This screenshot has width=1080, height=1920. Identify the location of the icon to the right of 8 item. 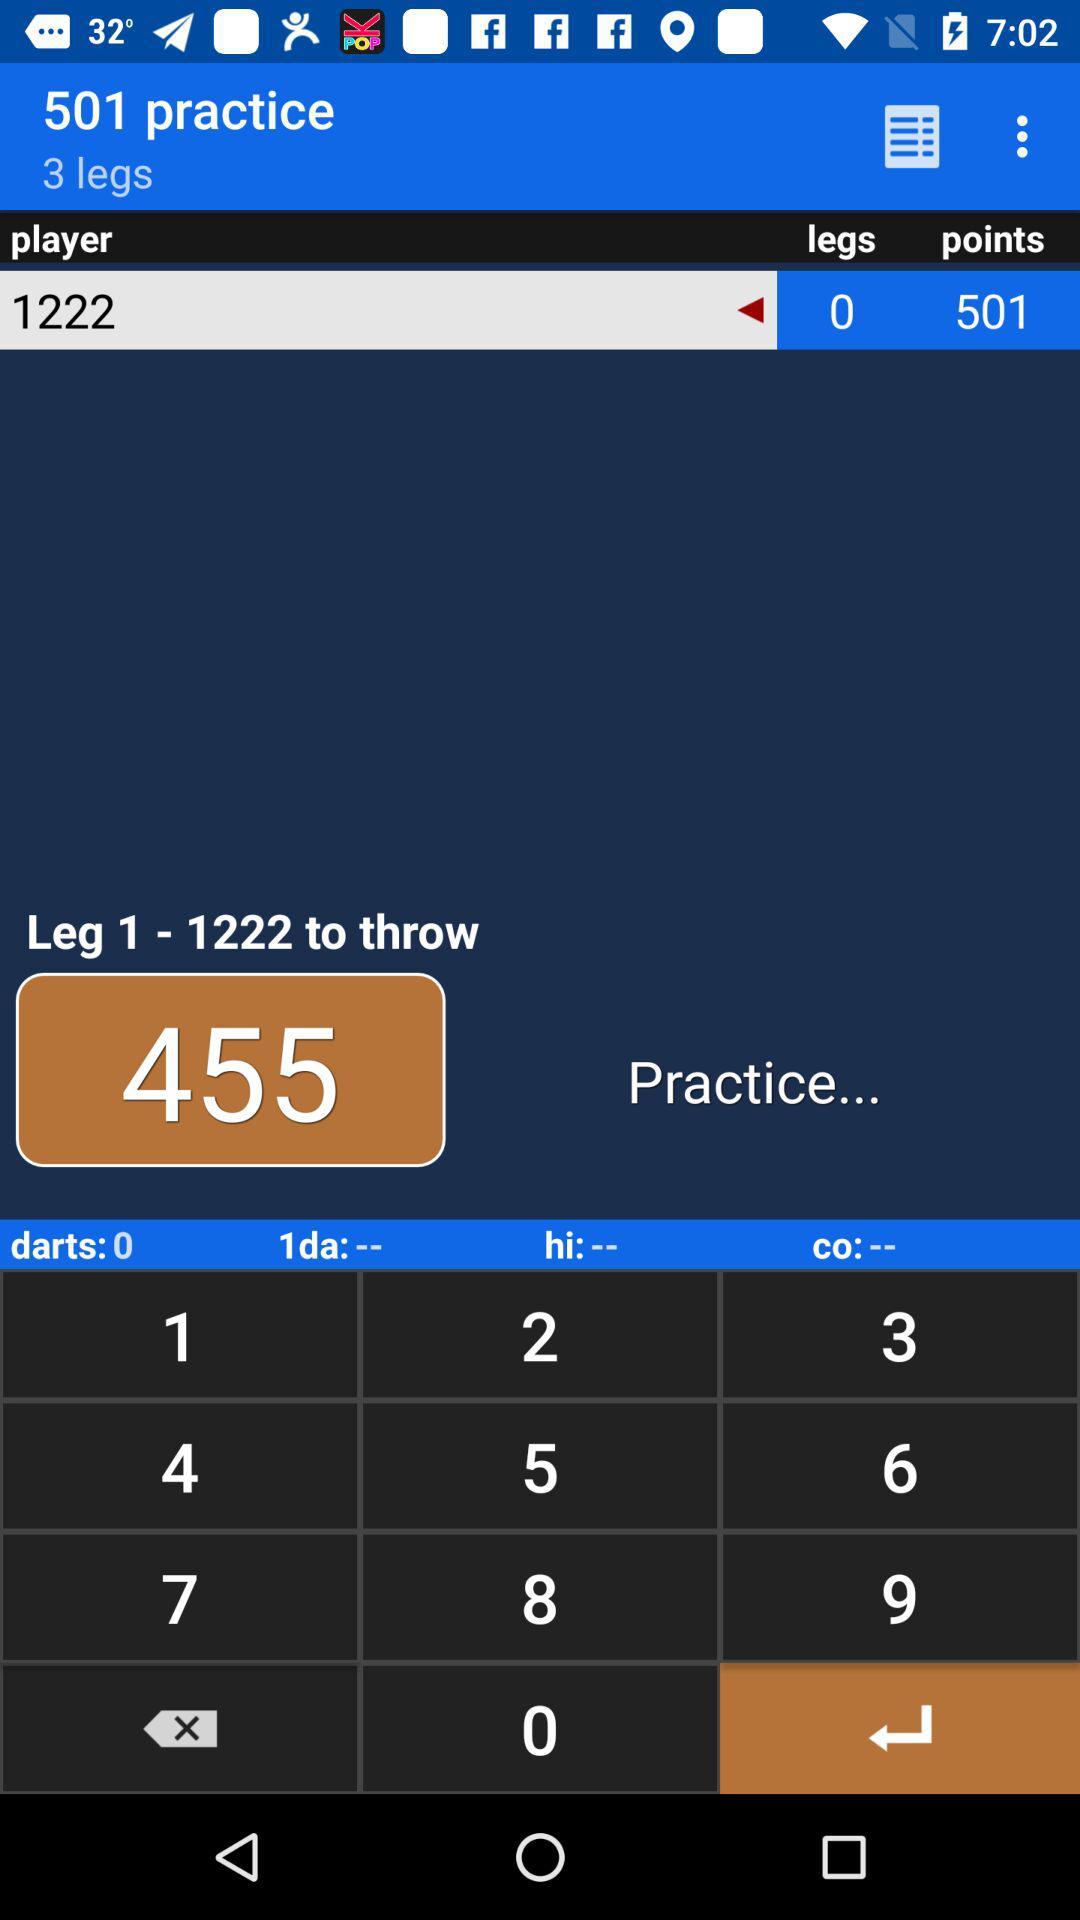
(898, 1727).